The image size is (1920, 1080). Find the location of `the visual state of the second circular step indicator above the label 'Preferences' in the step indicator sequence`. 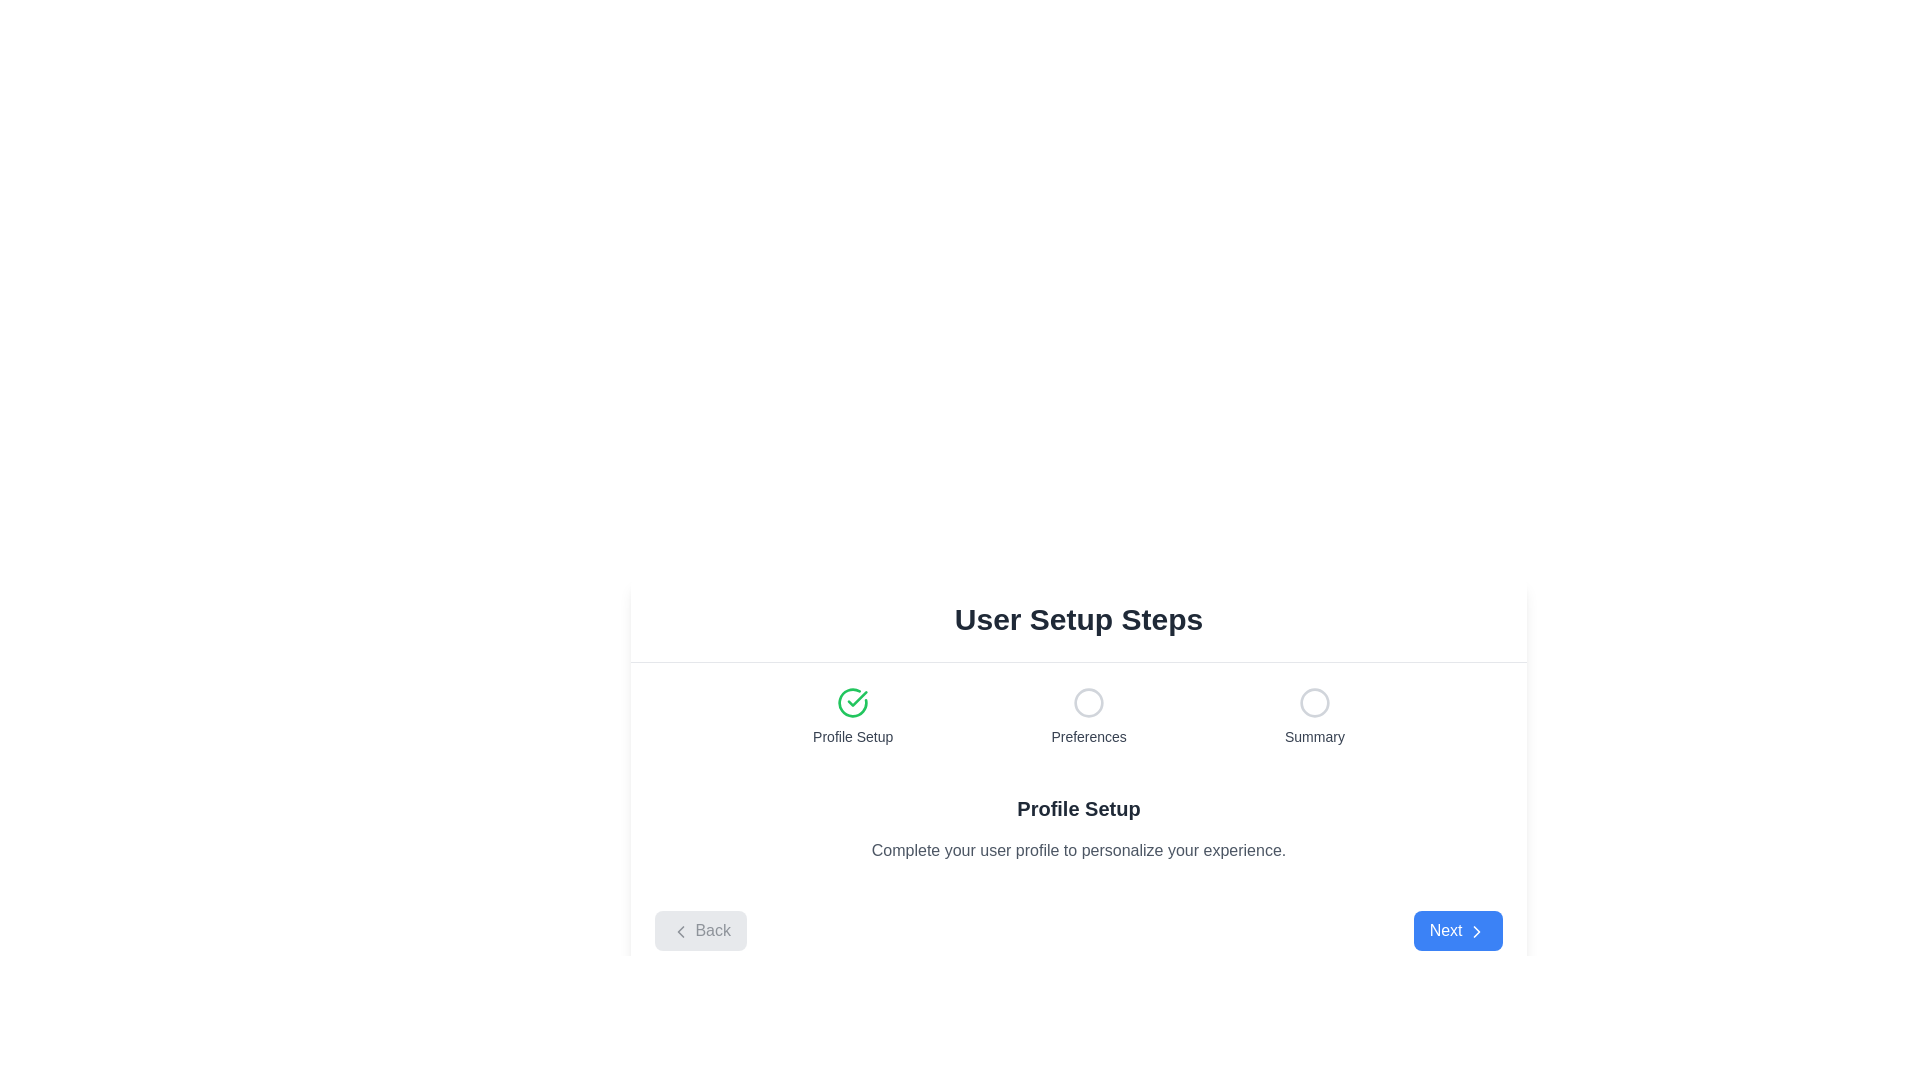

the visual state of the second circular step indicator above the label 'Preferences' in the step indicator sequence is located at coordinates (1088, 716).